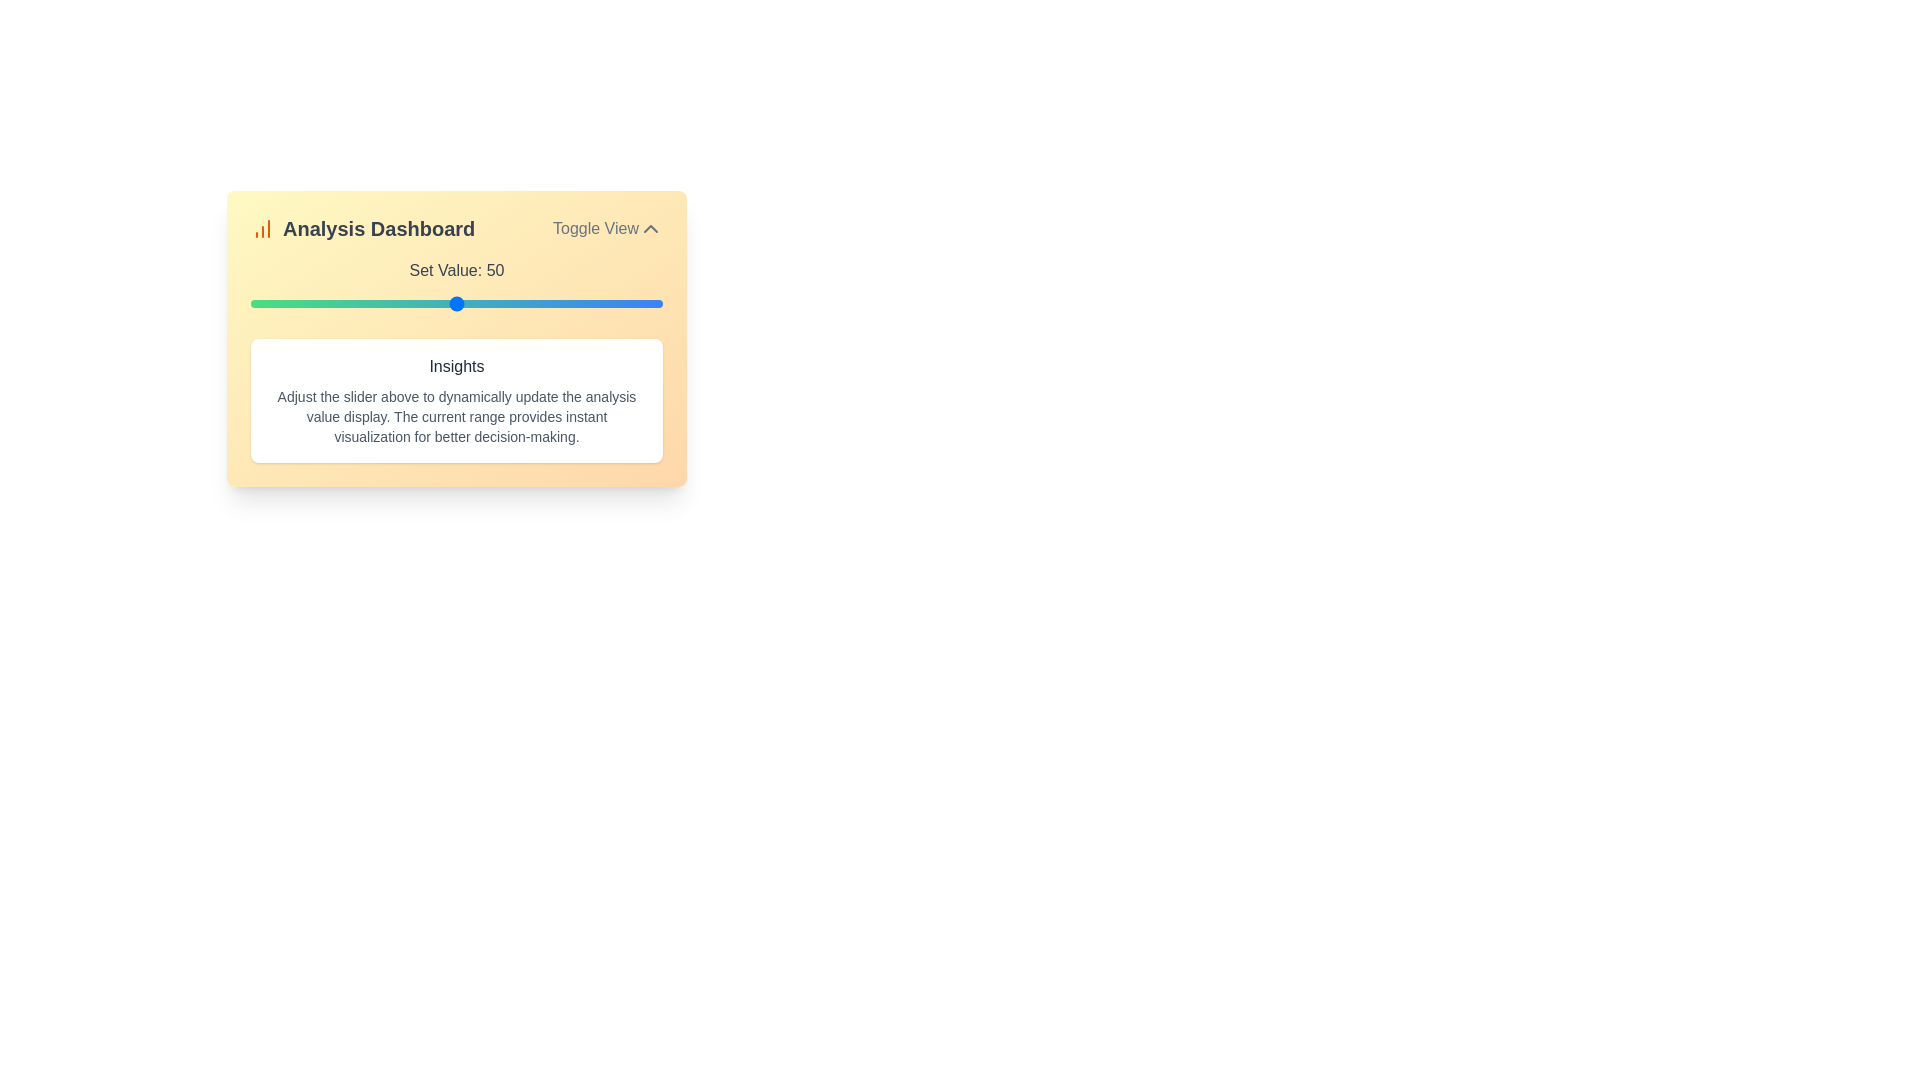  Describe the element at coordinates (455, 304) in the screenshot. I see `the slider to set the value to 50` at that location.